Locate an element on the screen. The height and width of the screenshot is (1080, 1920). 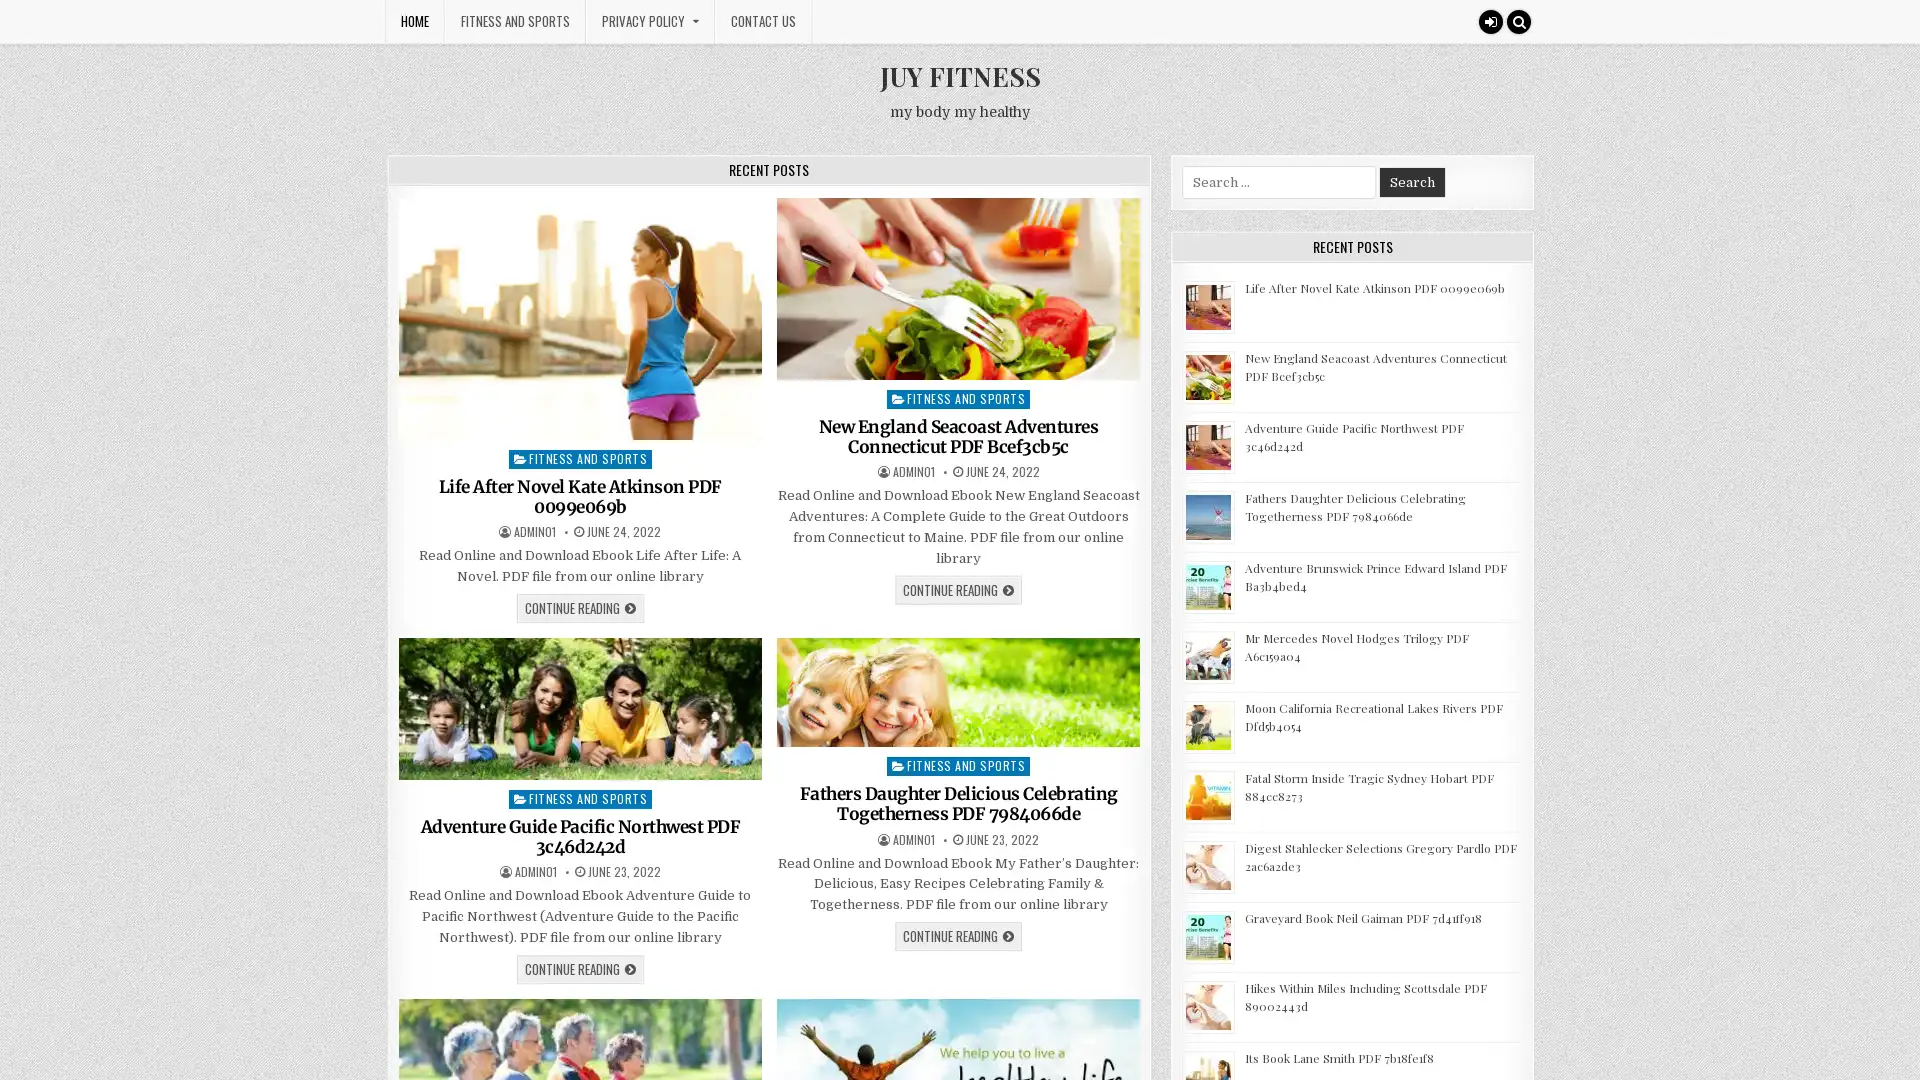
Search is located at coordinates (1411, 182).